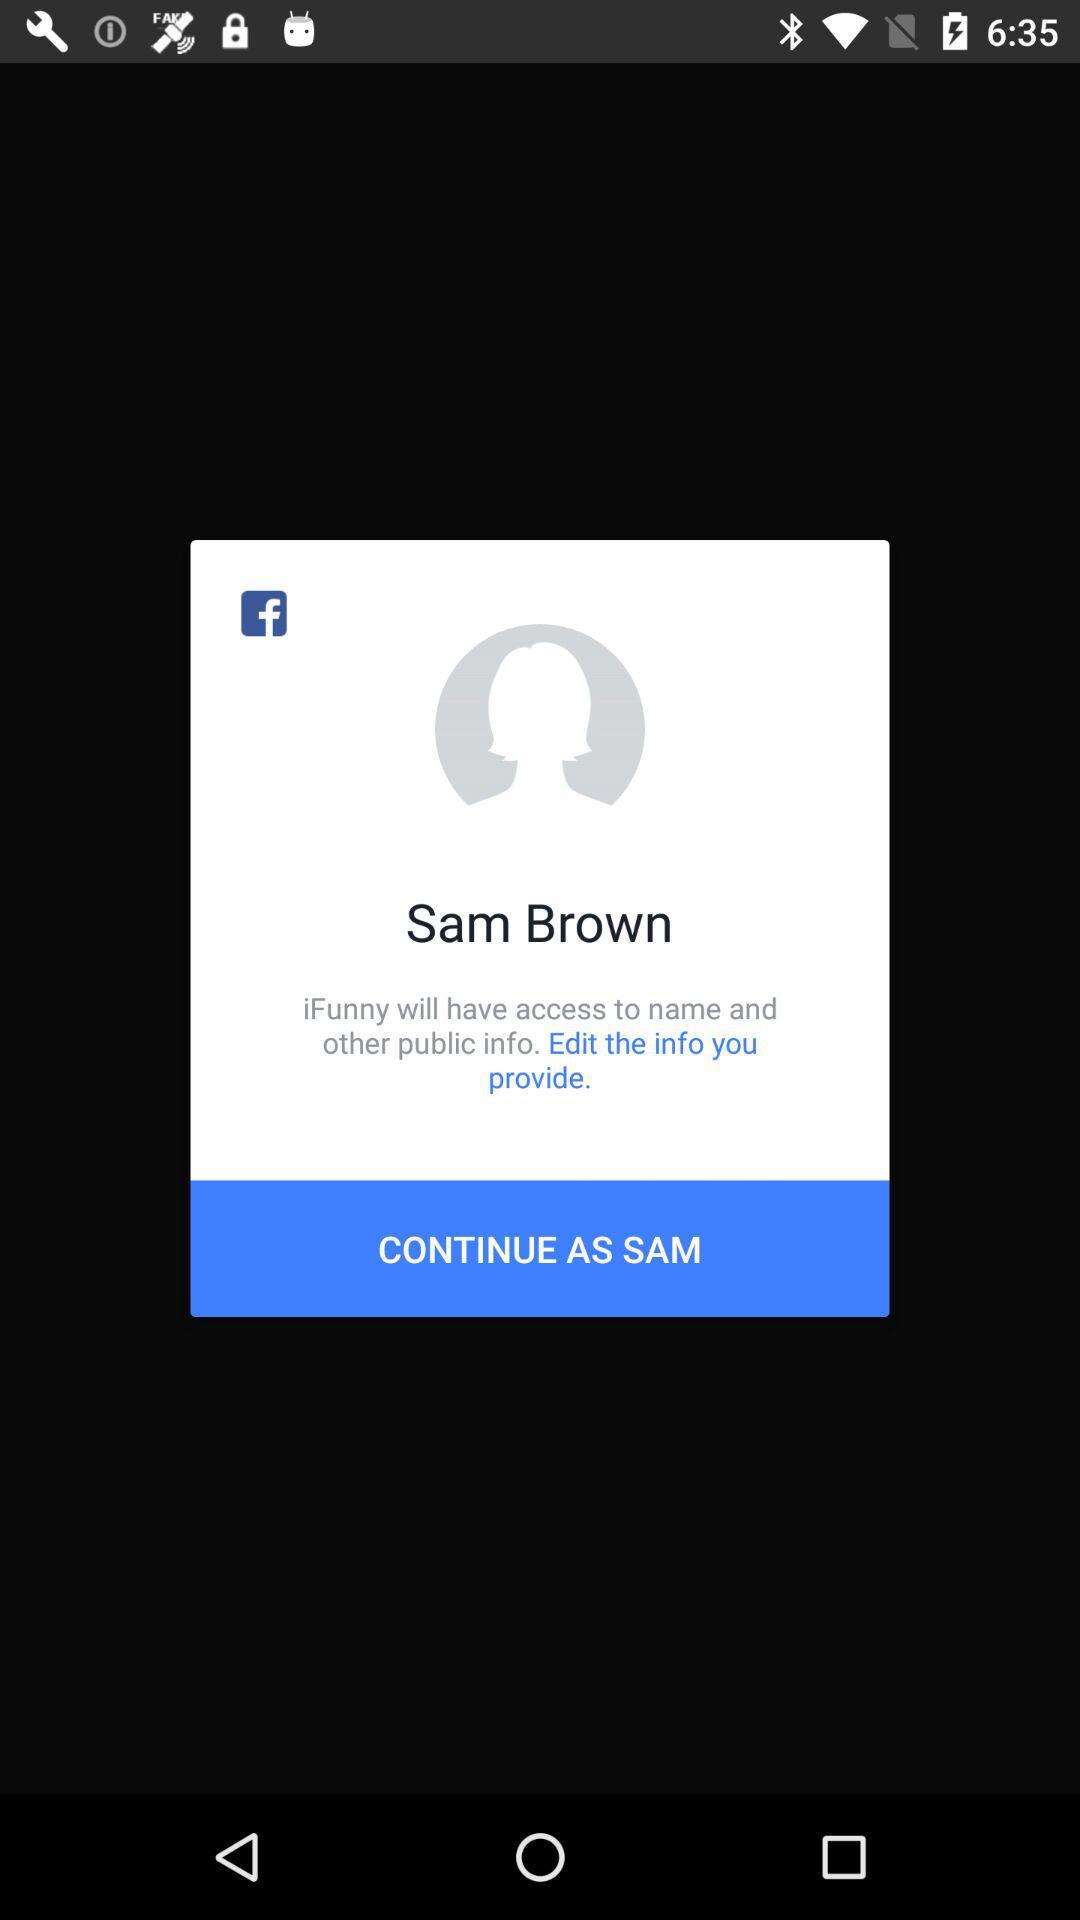  I want to click on the item below ifunny will have item, so click(540, 1247).